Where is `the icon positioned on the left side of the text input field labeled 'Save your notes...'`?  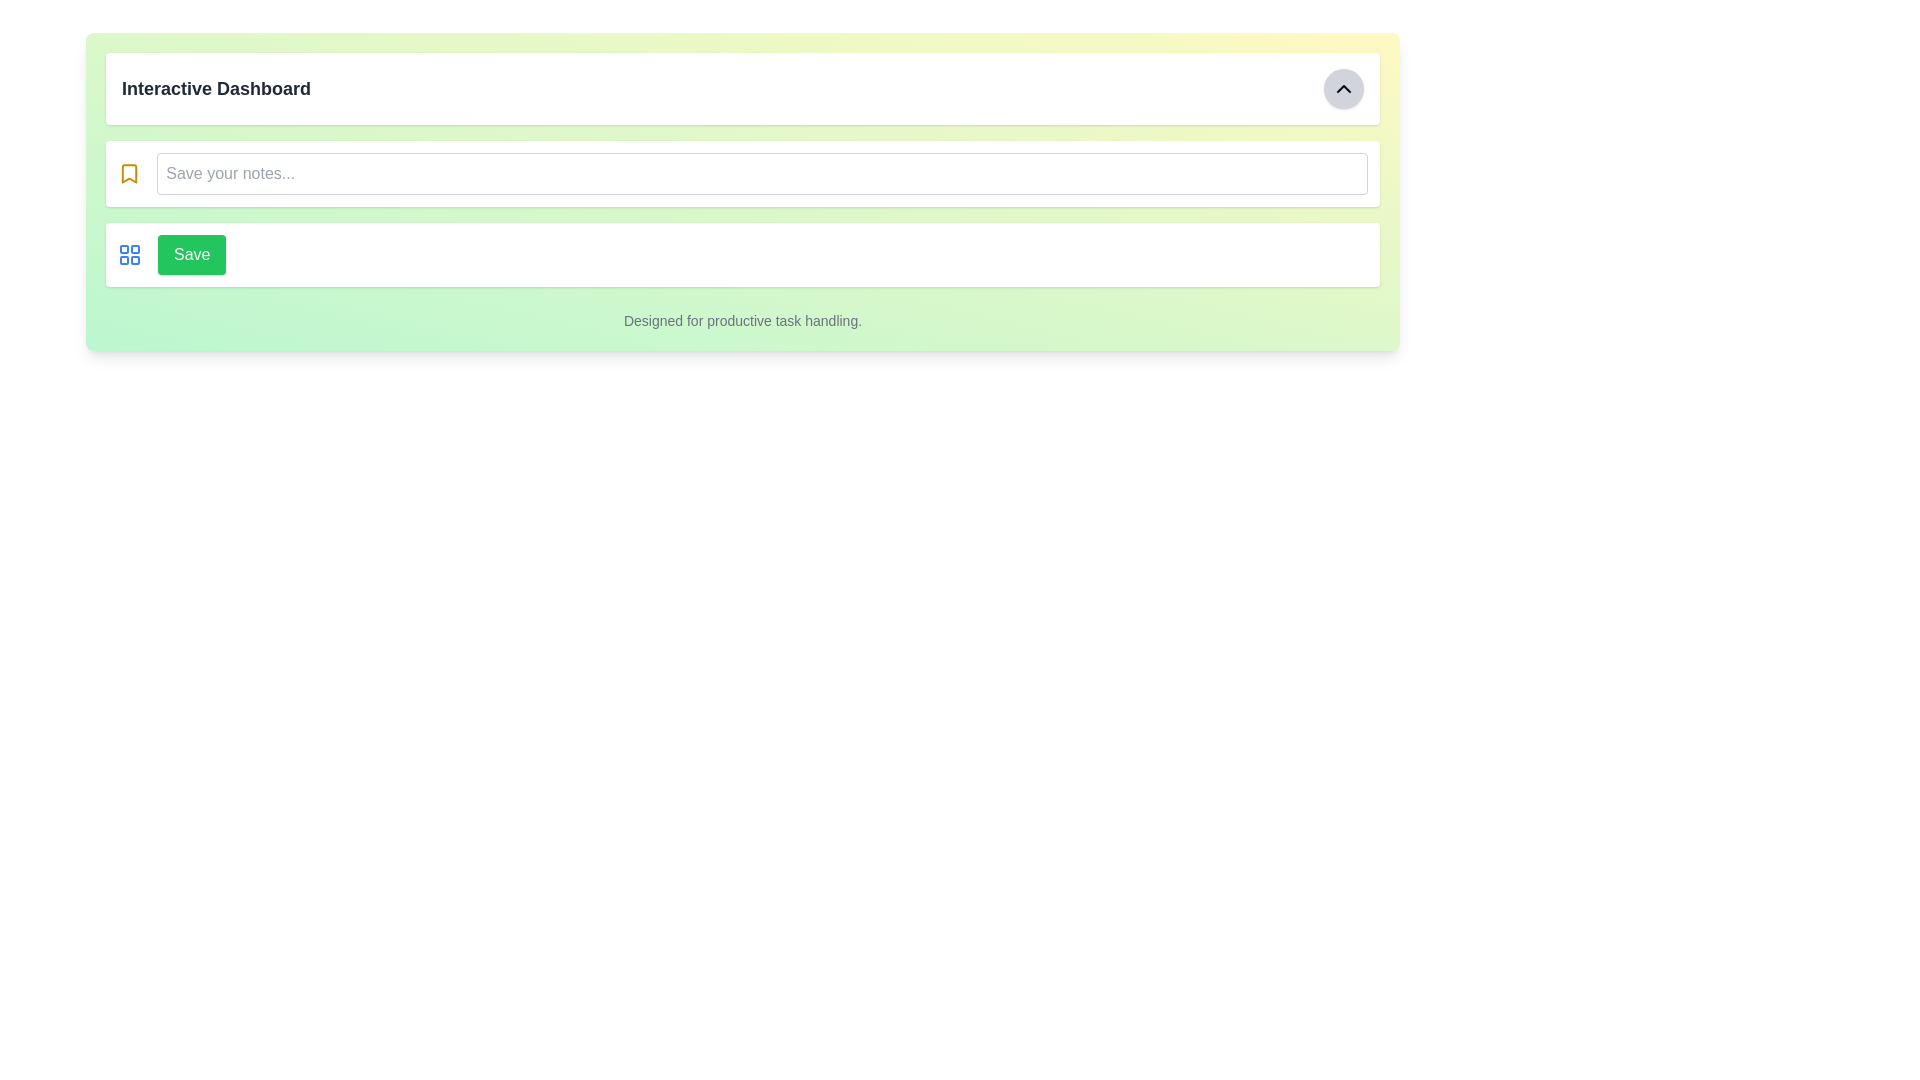 the icon positioned on the left side of the text input field labeled 'Save your notes...' is located at coordinates (128, 172).